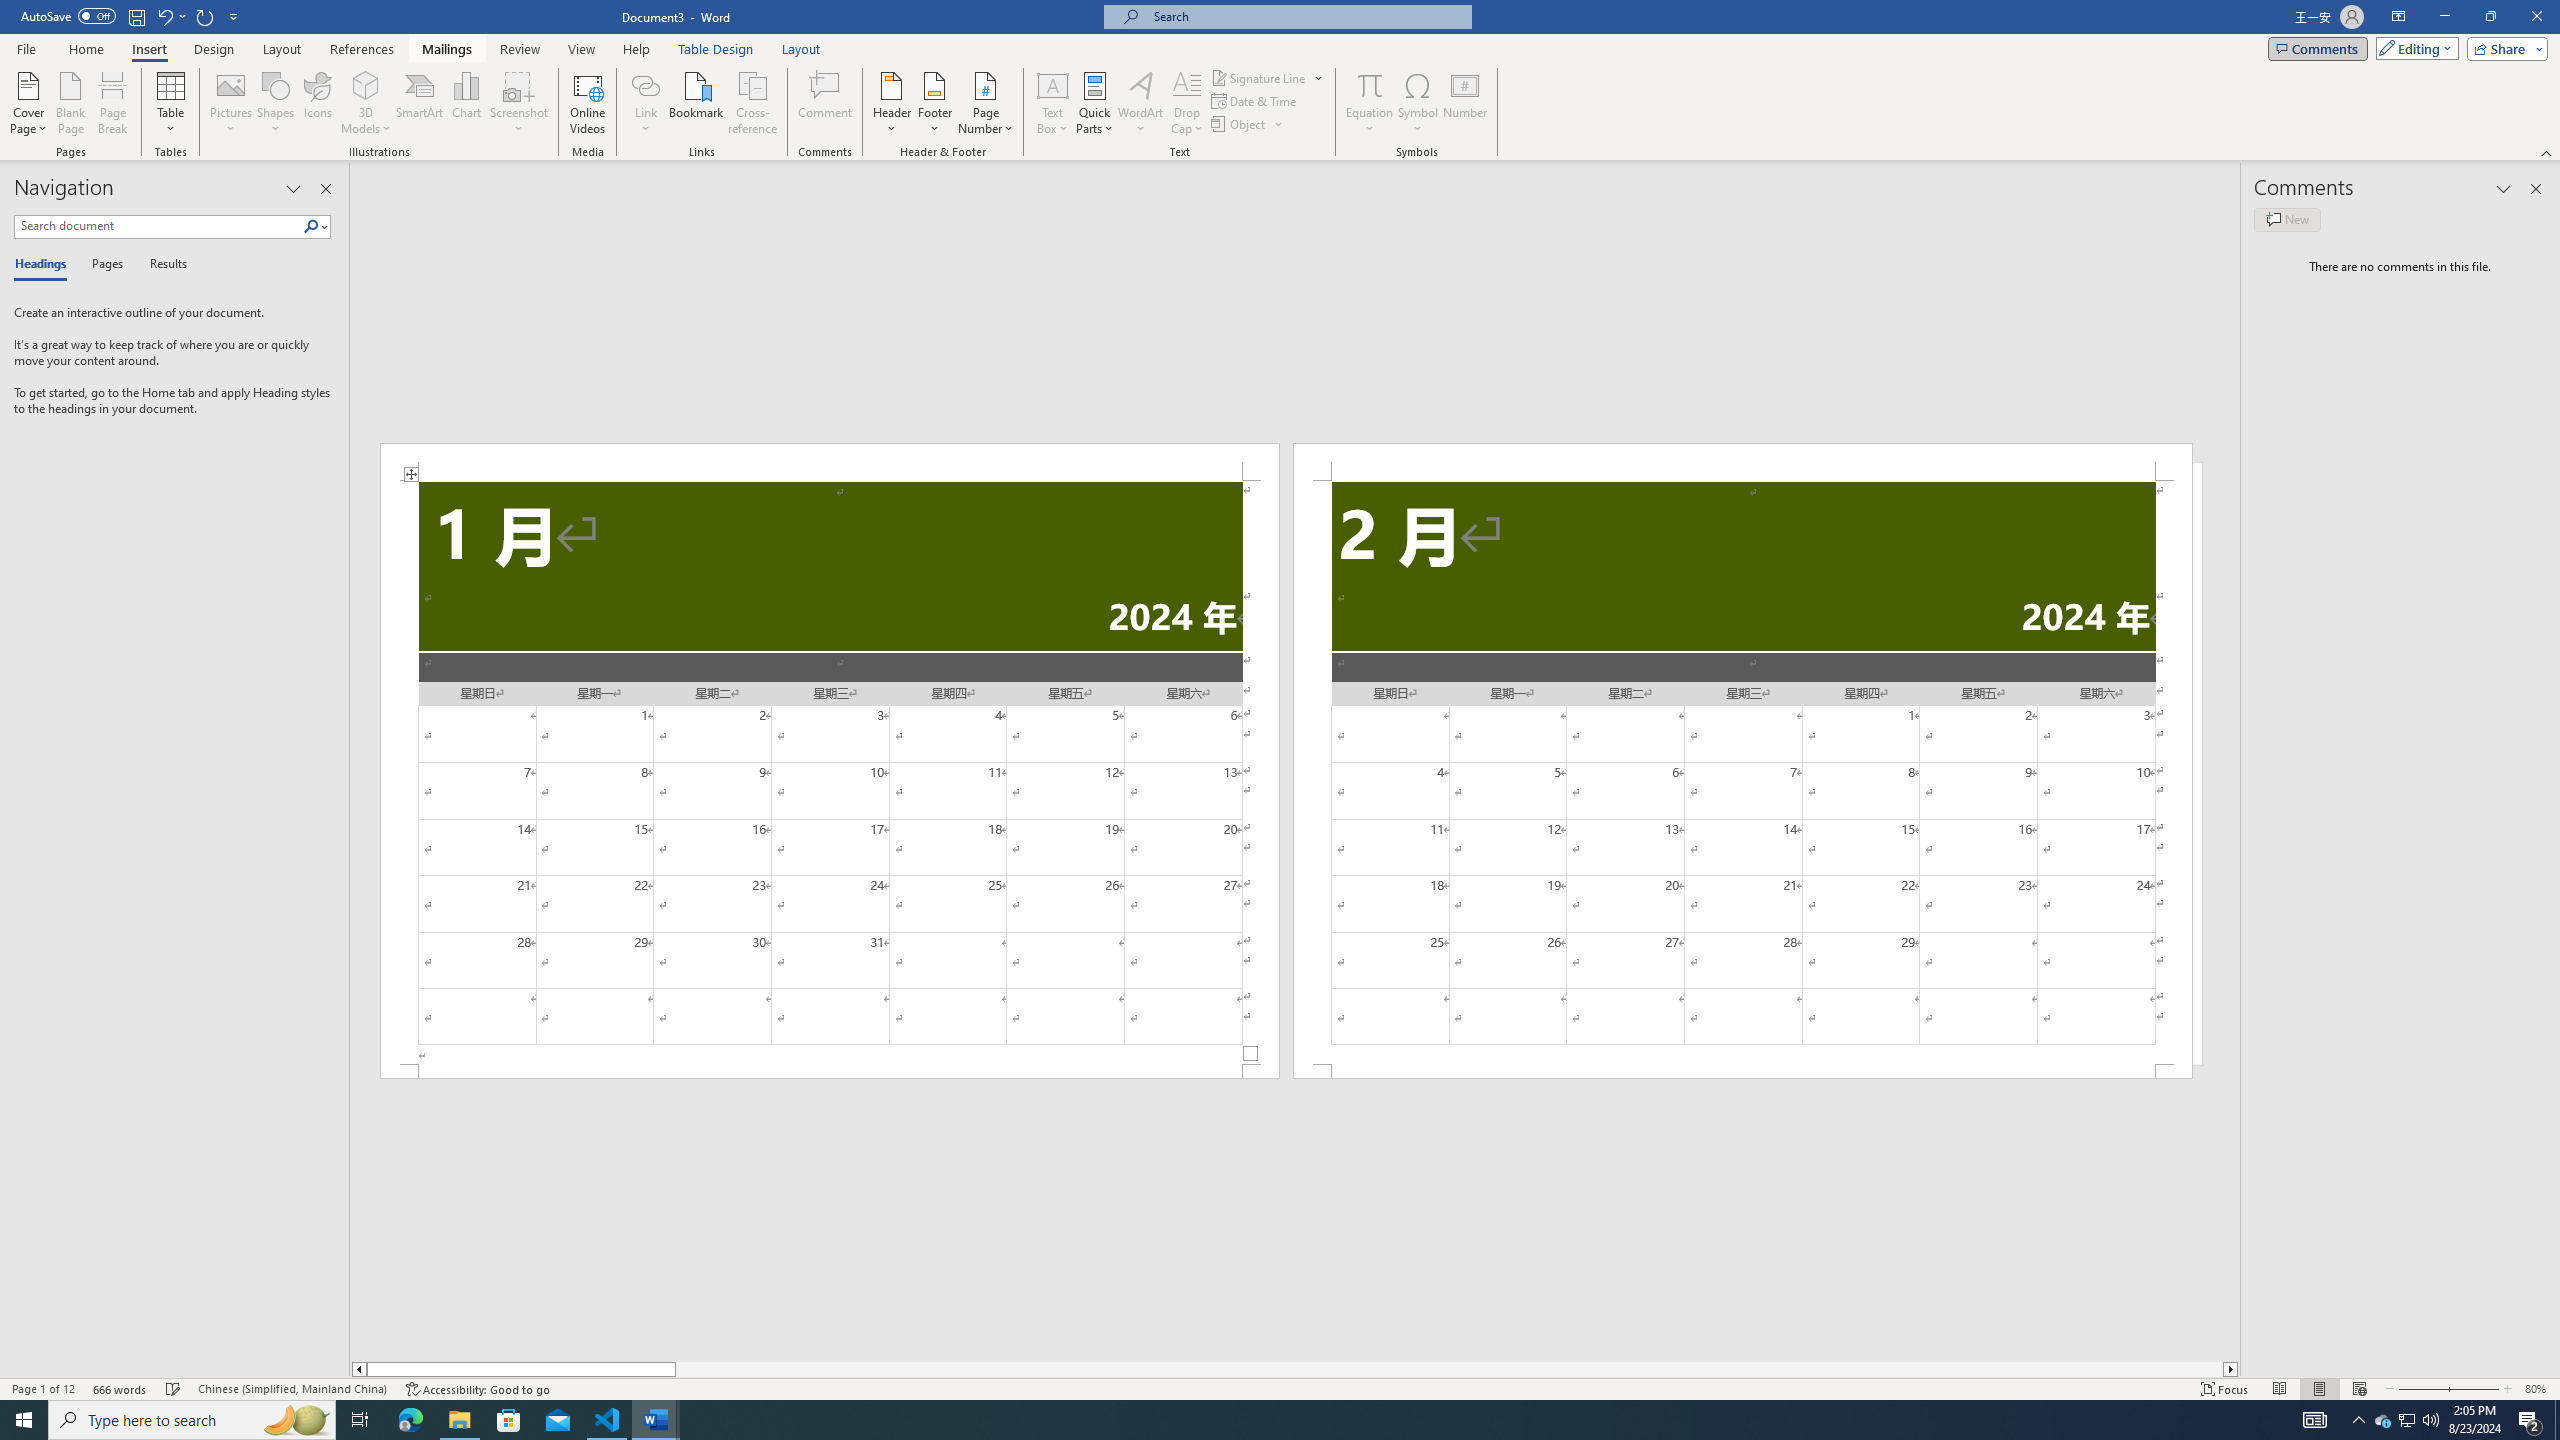 This screenshot has width=2560, height=1440. What do you see at coordinates (753, 103) in the screenshot?
I see `'Cross-reference...'` at bounding box center [753, 103].